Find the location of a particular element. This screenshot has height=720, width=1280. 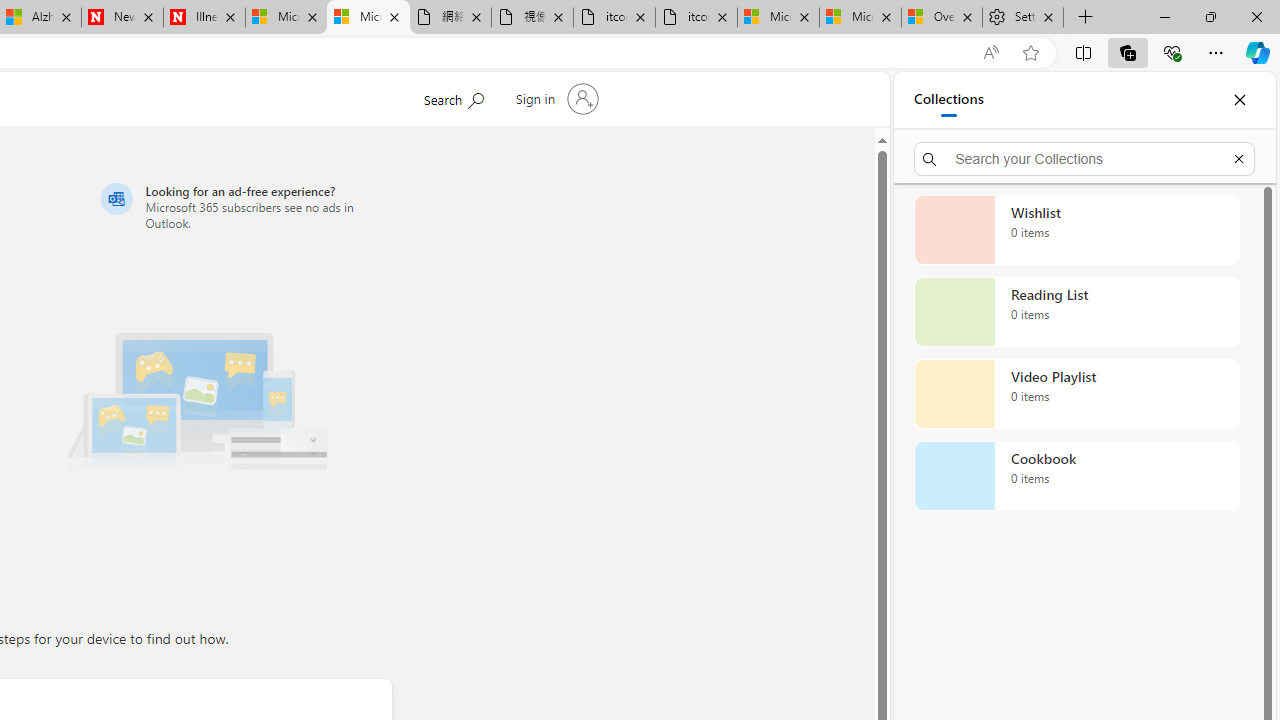

'Sign in to your account' is located at coordinates (554, 99).